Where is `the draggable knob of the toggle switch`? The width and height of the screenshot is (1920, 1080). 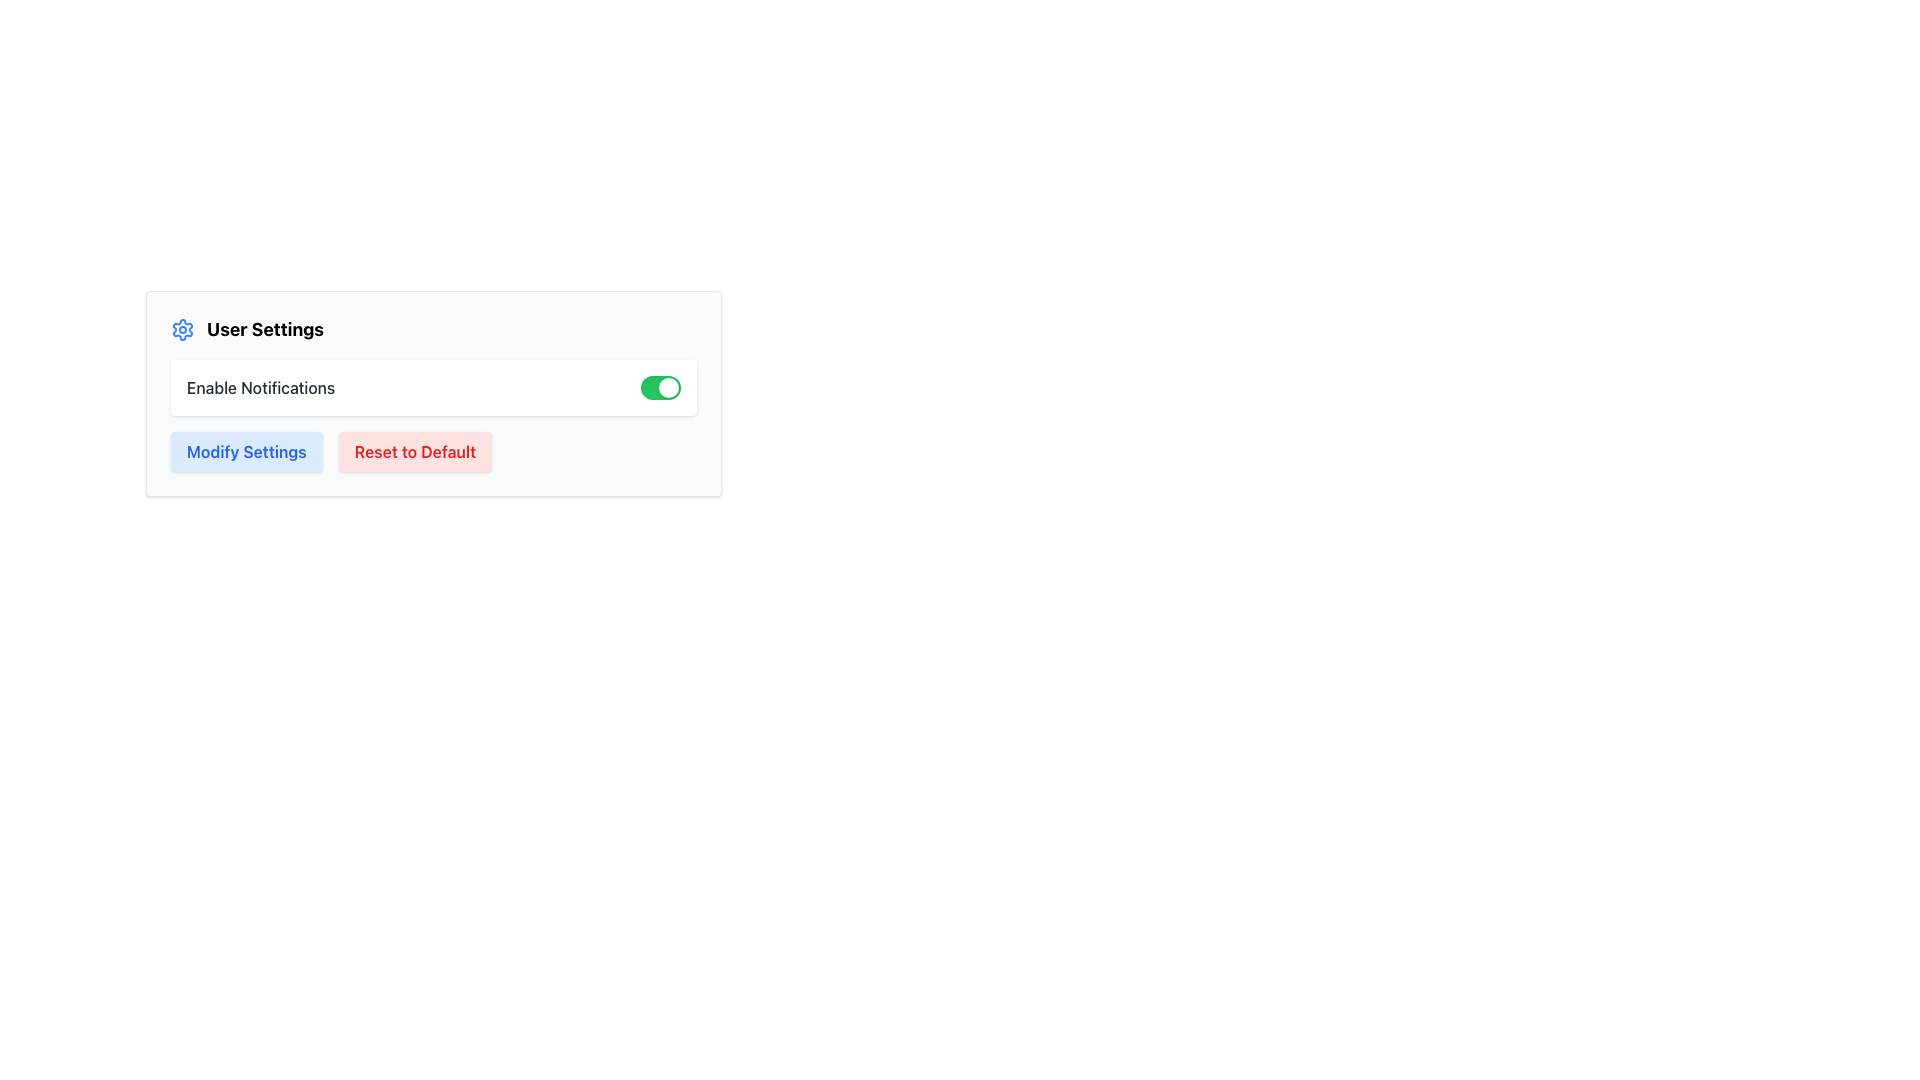
the draggable knob of the toggle switch is located at coordinates (668, 388).